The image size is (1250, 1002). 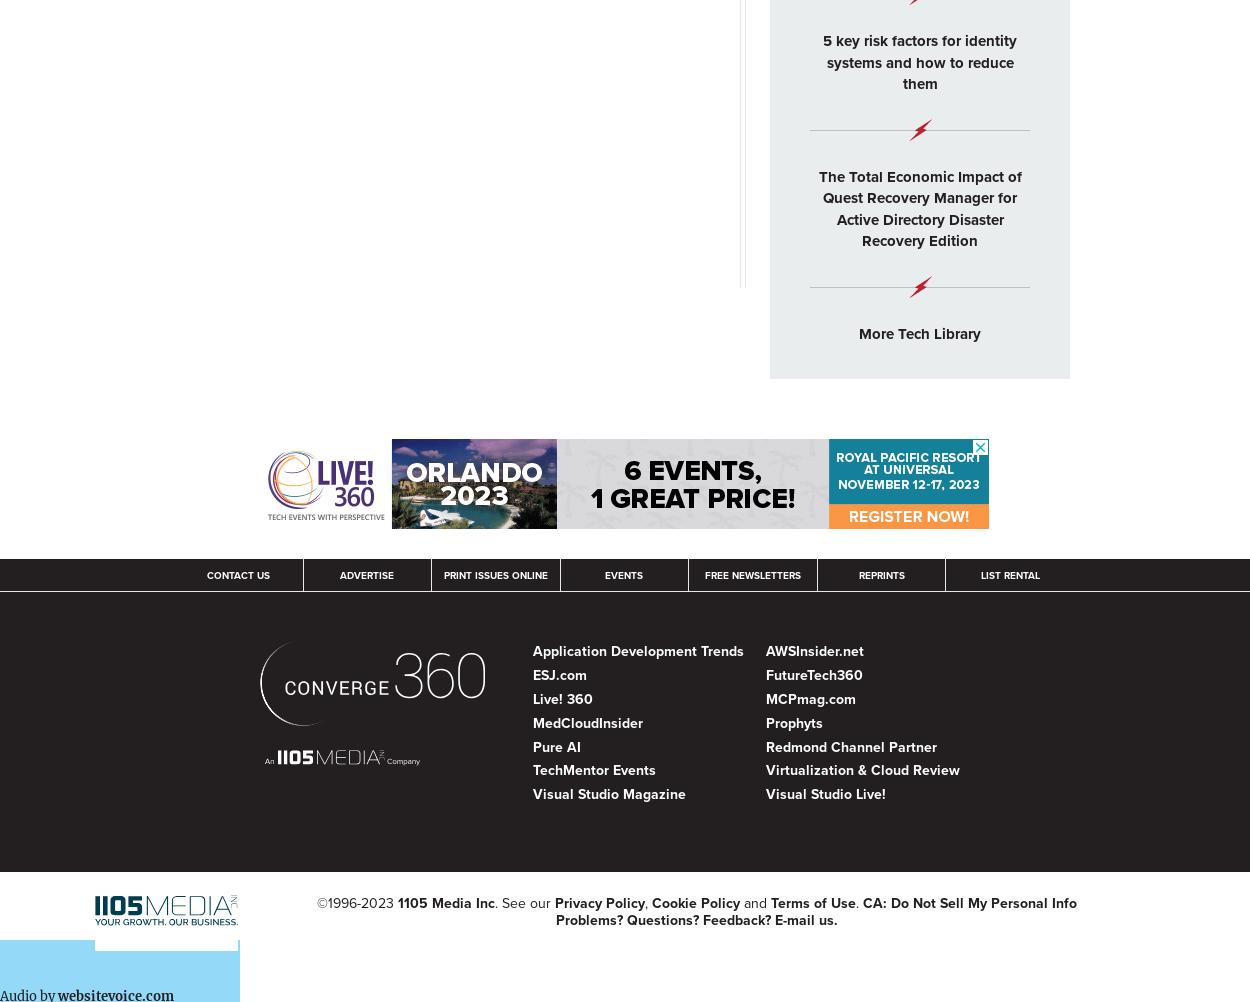 What do you see at coordinates (623, 576) in the screenshot?
I see `'Events'` at bounding box center [623, 576].